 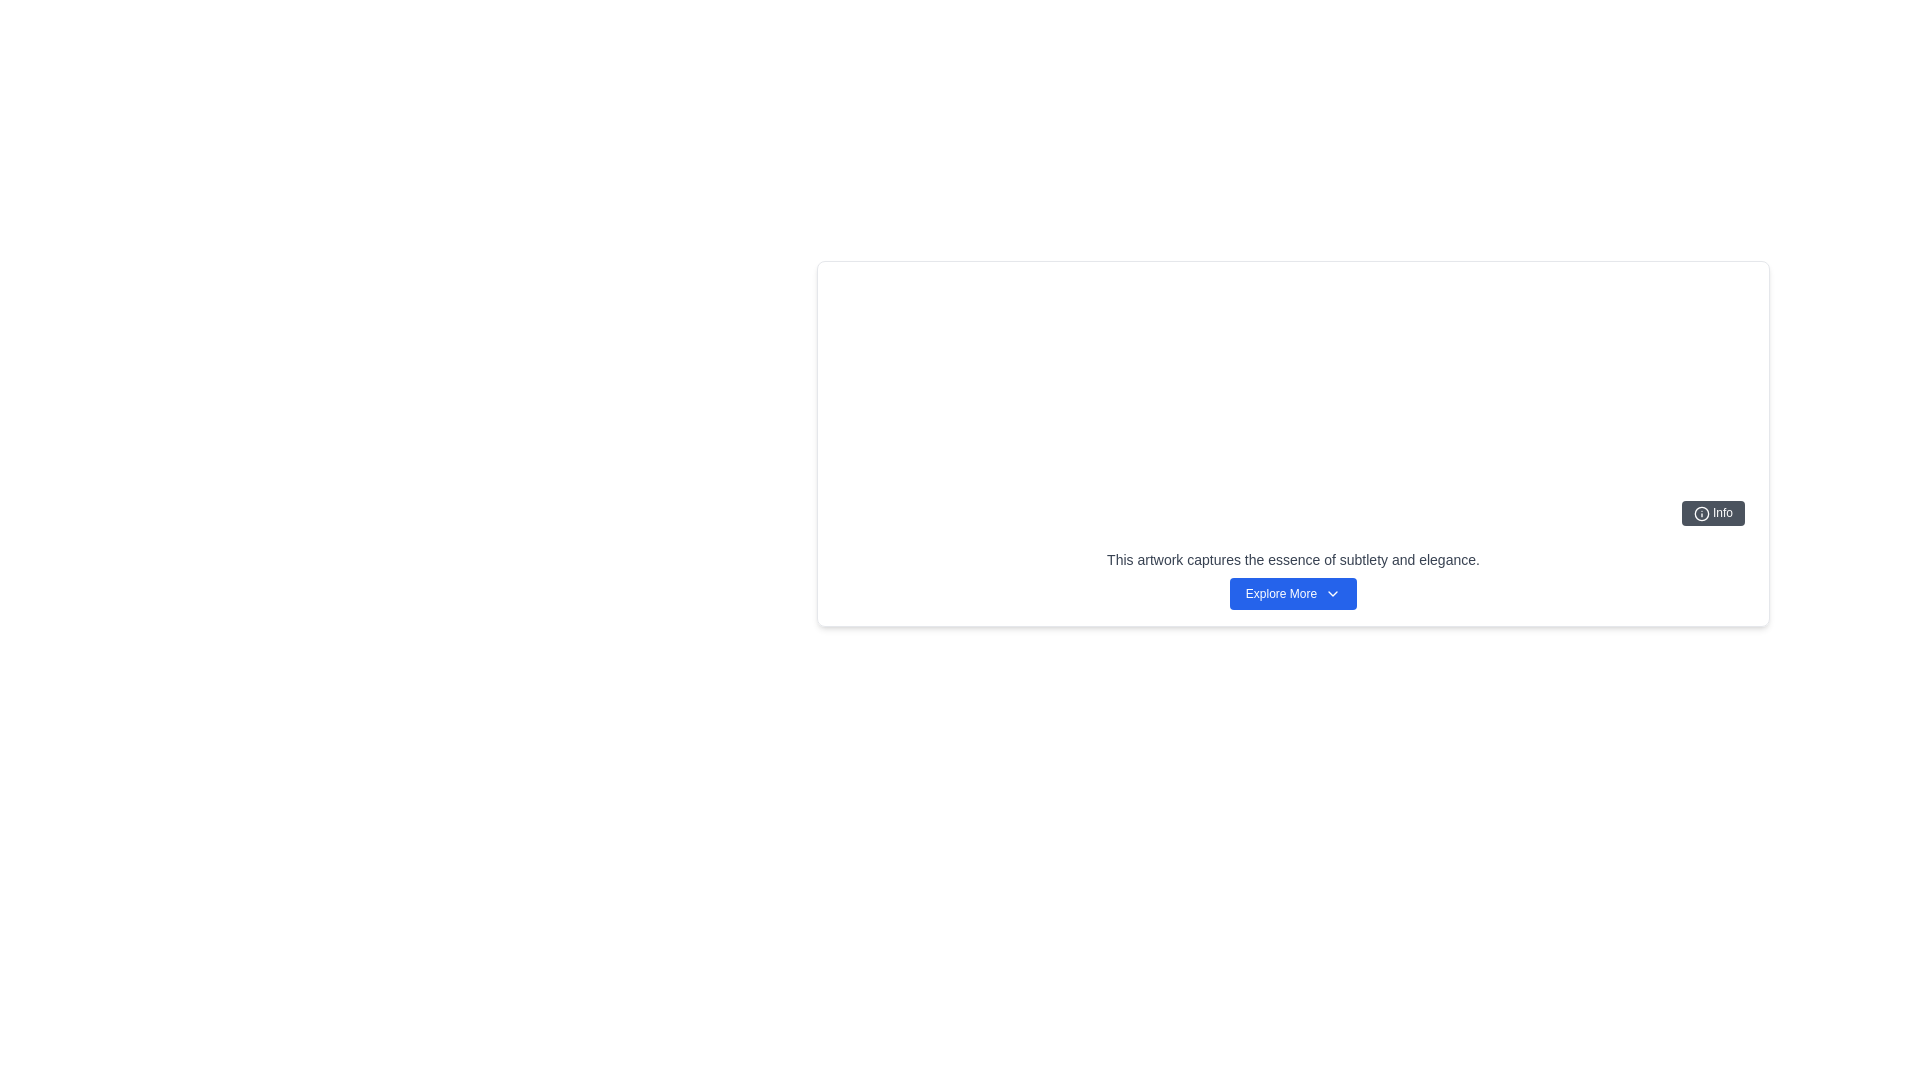 What do you see at coordinates (1333, 593) in the screenshot?
I see `the expandable content indicator icon located to the right of the 'Explore More' button, positioned towards the bottom-right section of the interface` at bounding box center [1333, 593].